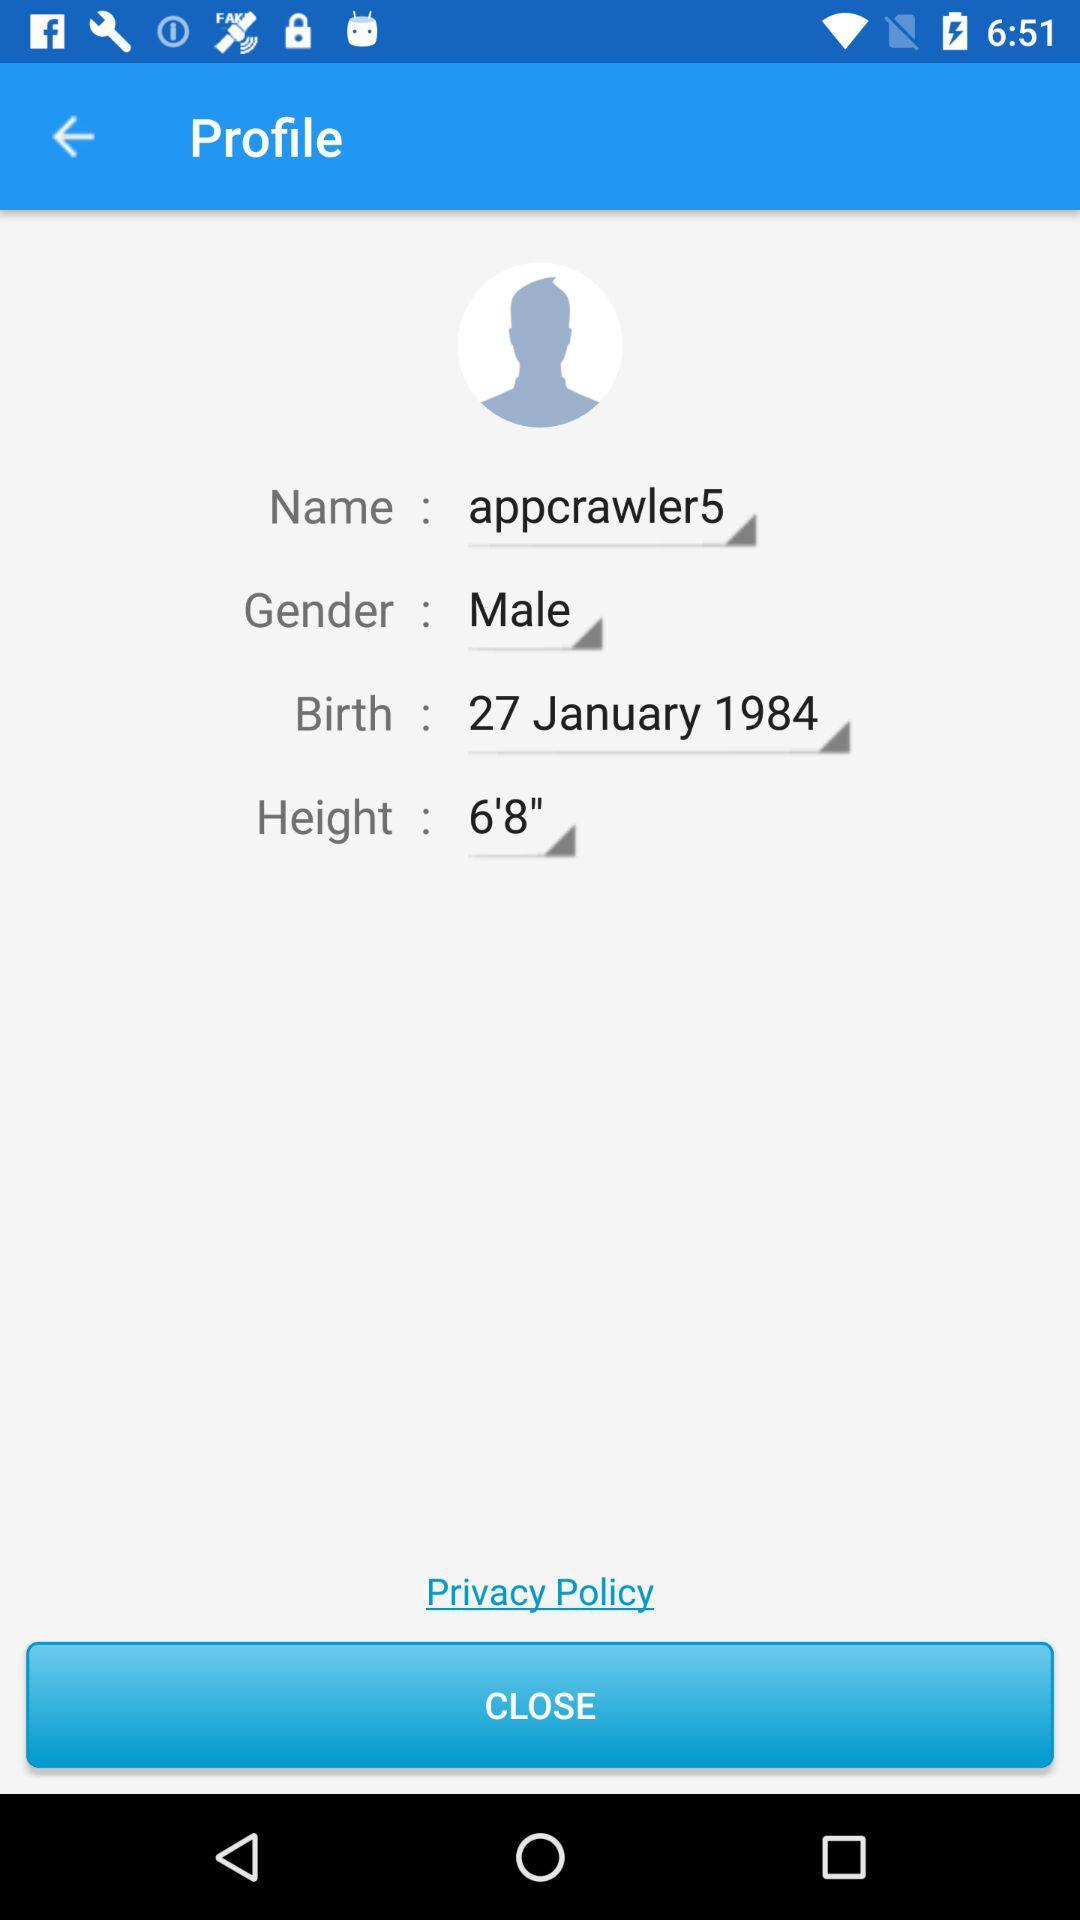 Image resolution: width=1080 pixels, height=1920 pixels. What do you see at coordinates (534, 608) in the screenshot?
I see `item below the appcrawler5 icon` at bounding box center [534, 608].